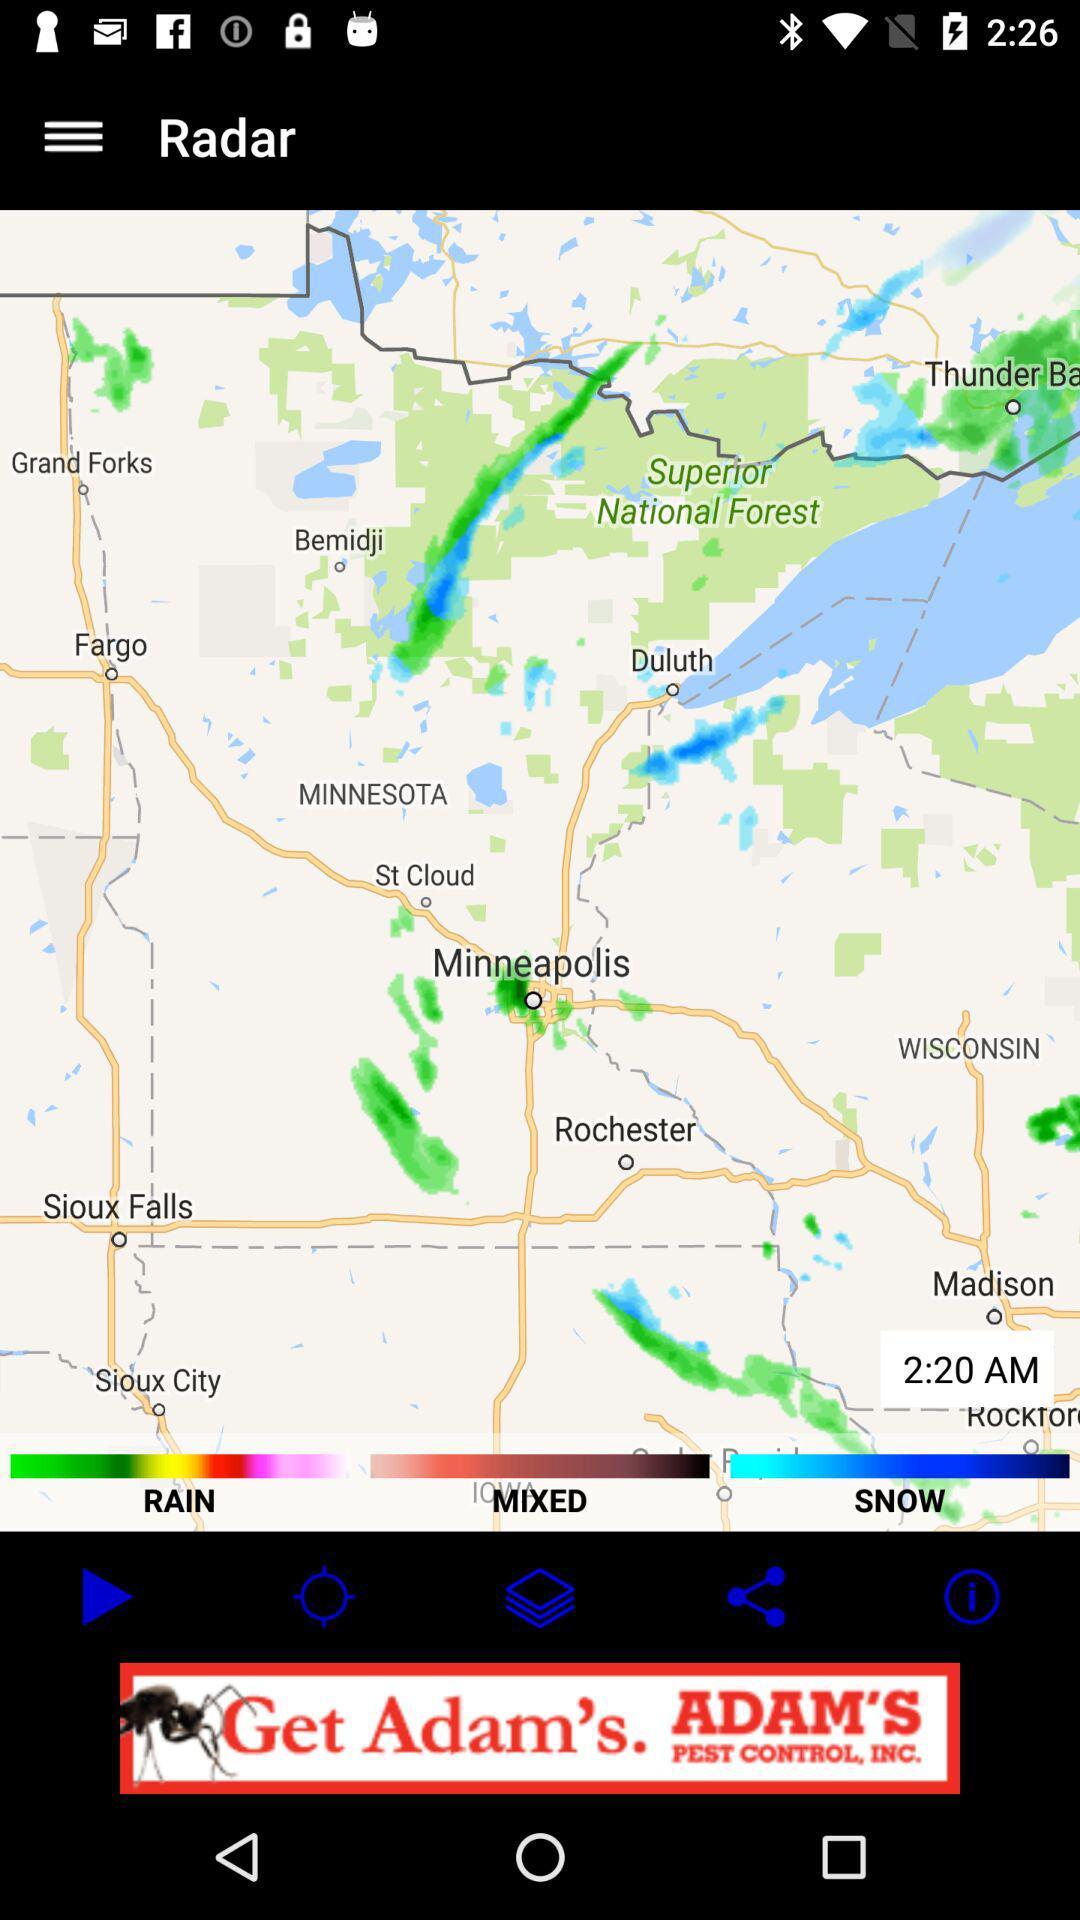  Describe the element at coordinates (540, 1727) in the screenshot. I see `notification` at that location.